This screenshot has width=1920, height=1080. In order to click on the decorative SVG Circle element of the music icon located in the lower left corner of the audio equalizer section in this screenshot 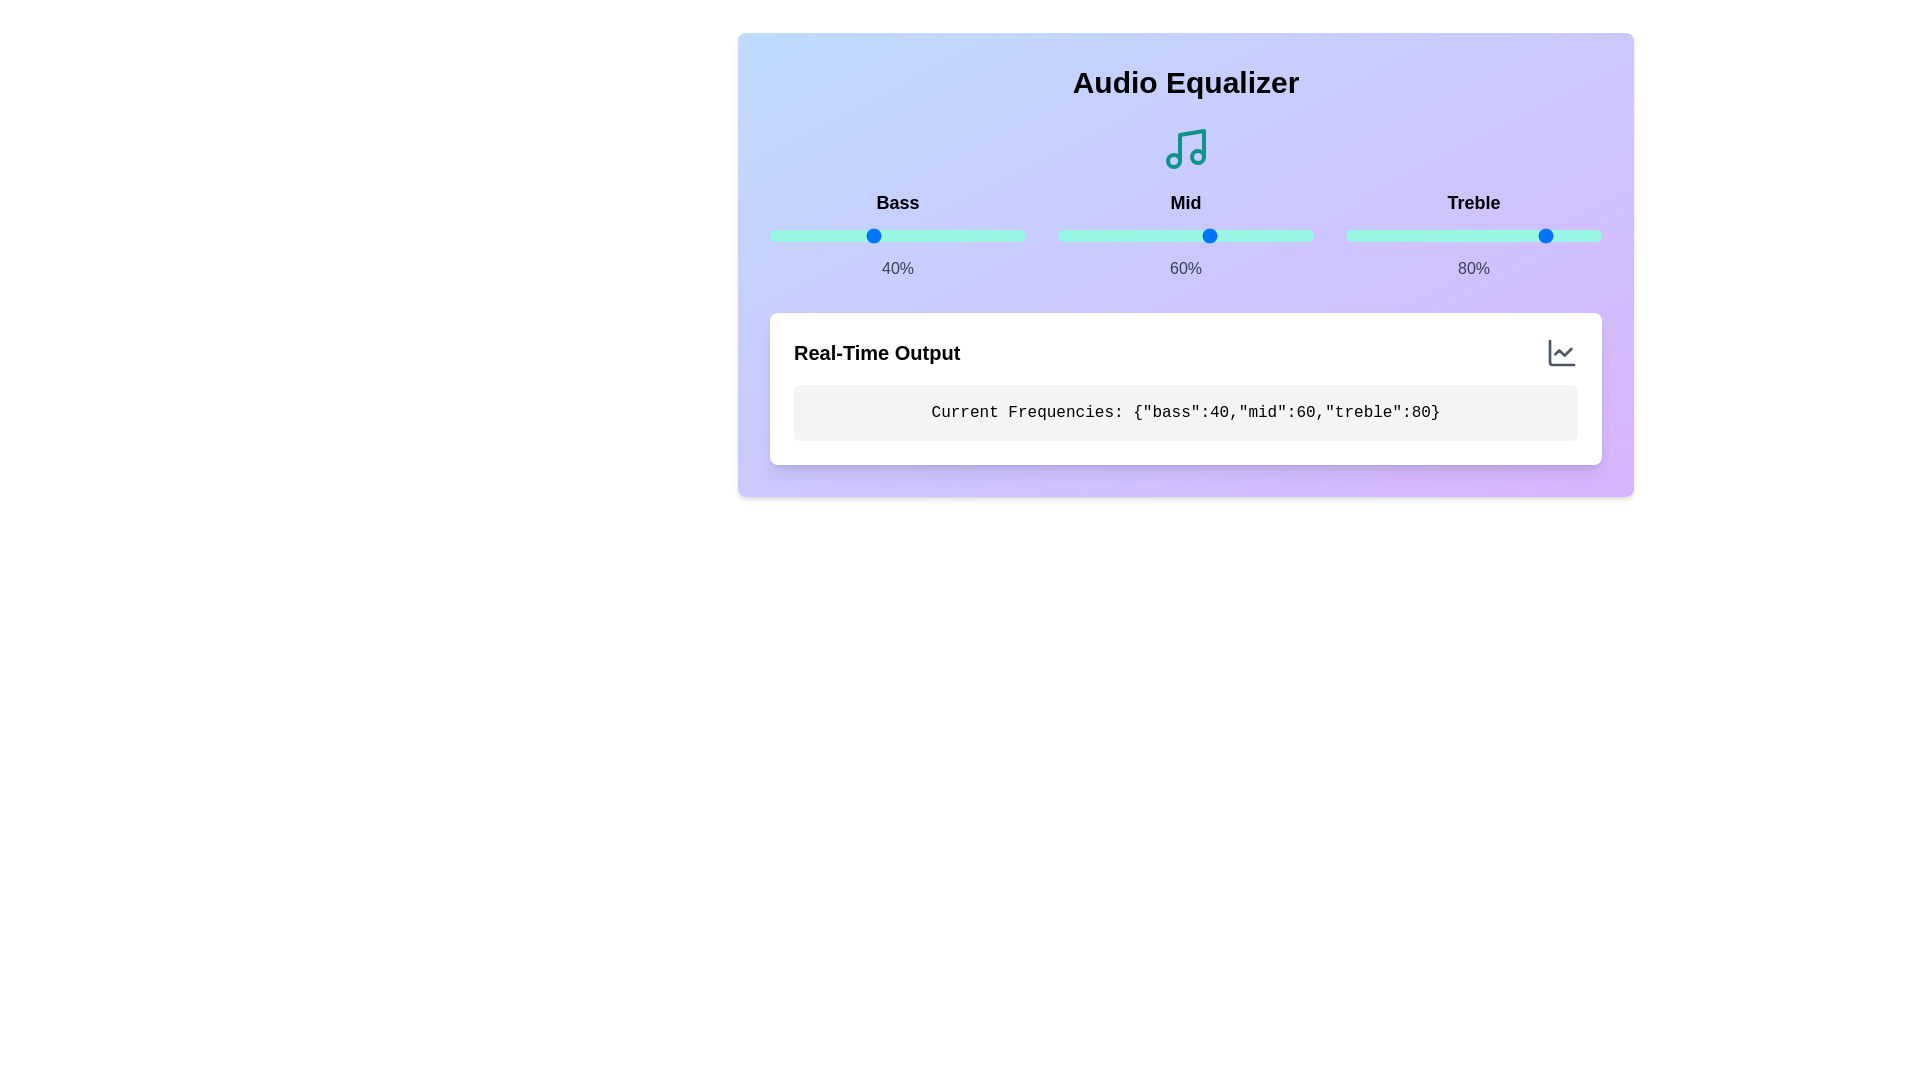, I will do `click(1174, 160)`.